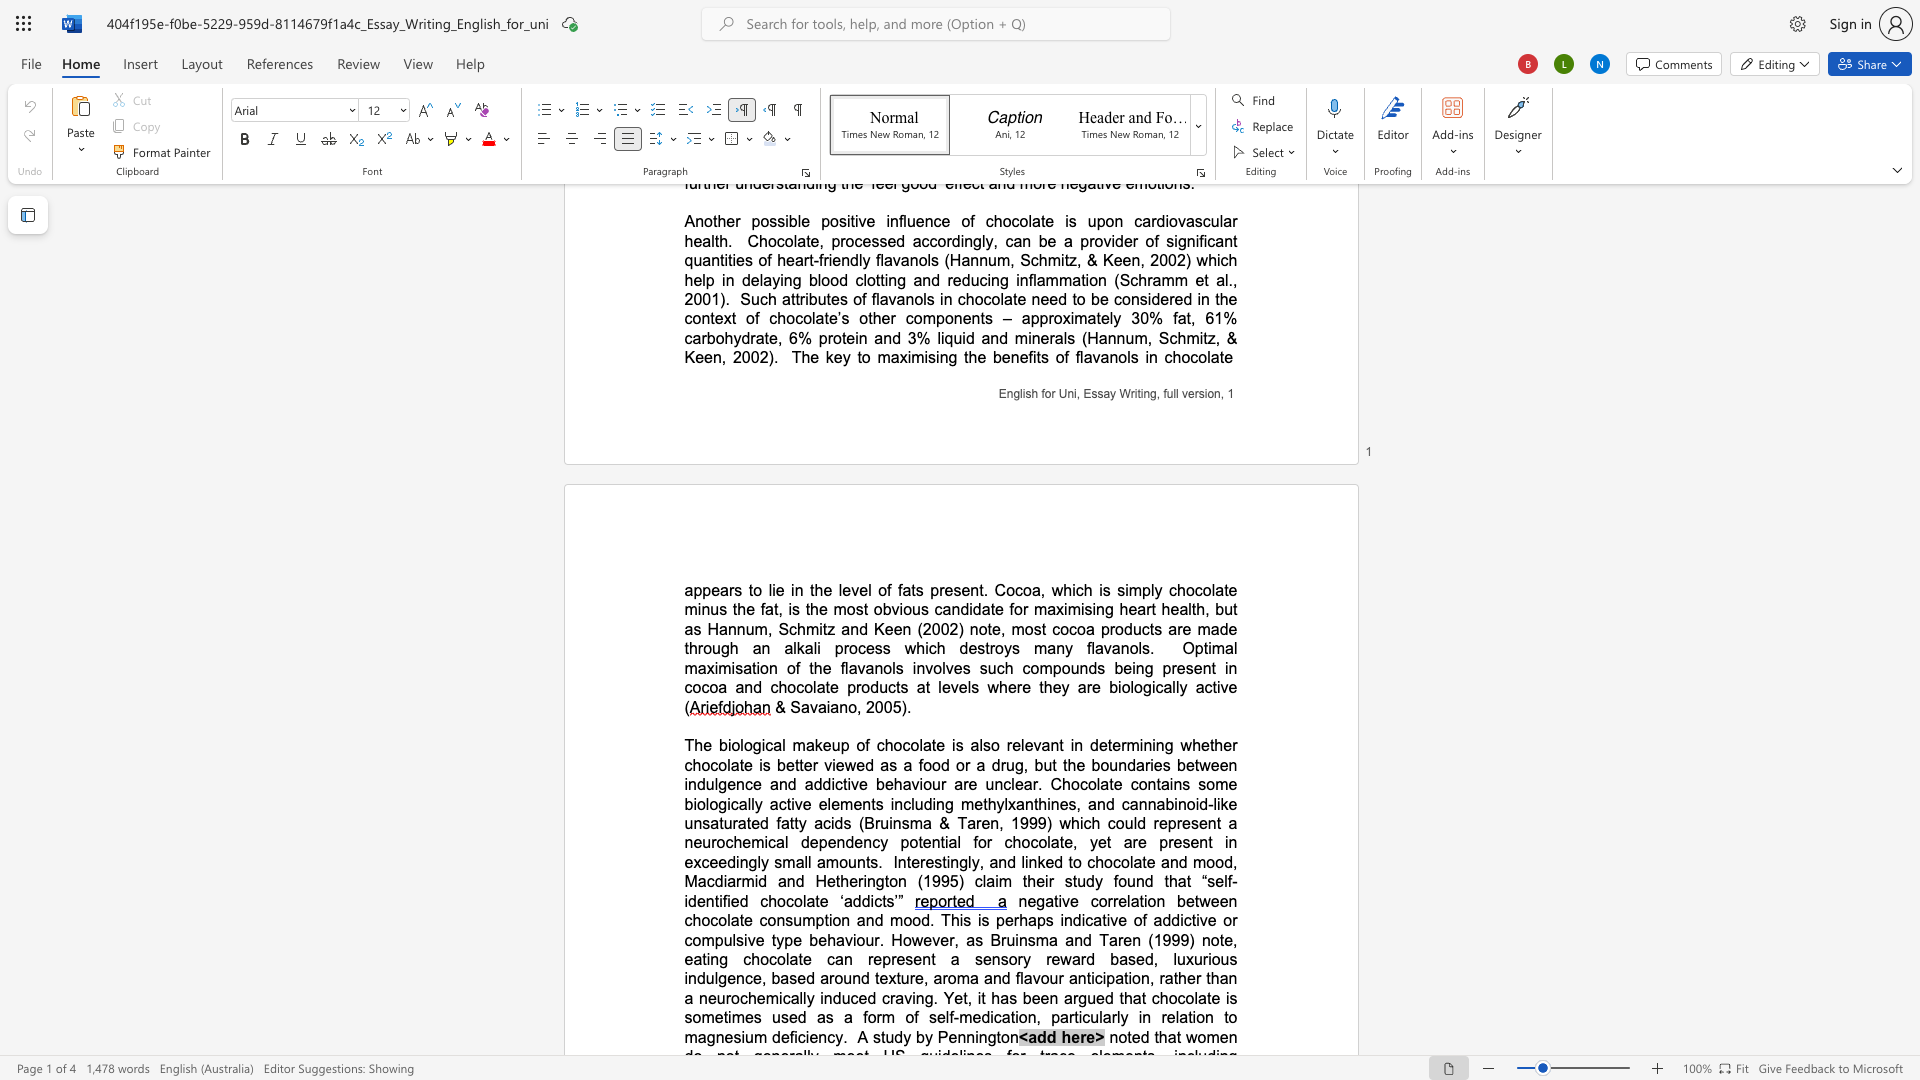  What do you see at coordinates (1135, 901) in the screenshot?
I see `the 2th character "a" in the text` at bounding box center [1135, 901].